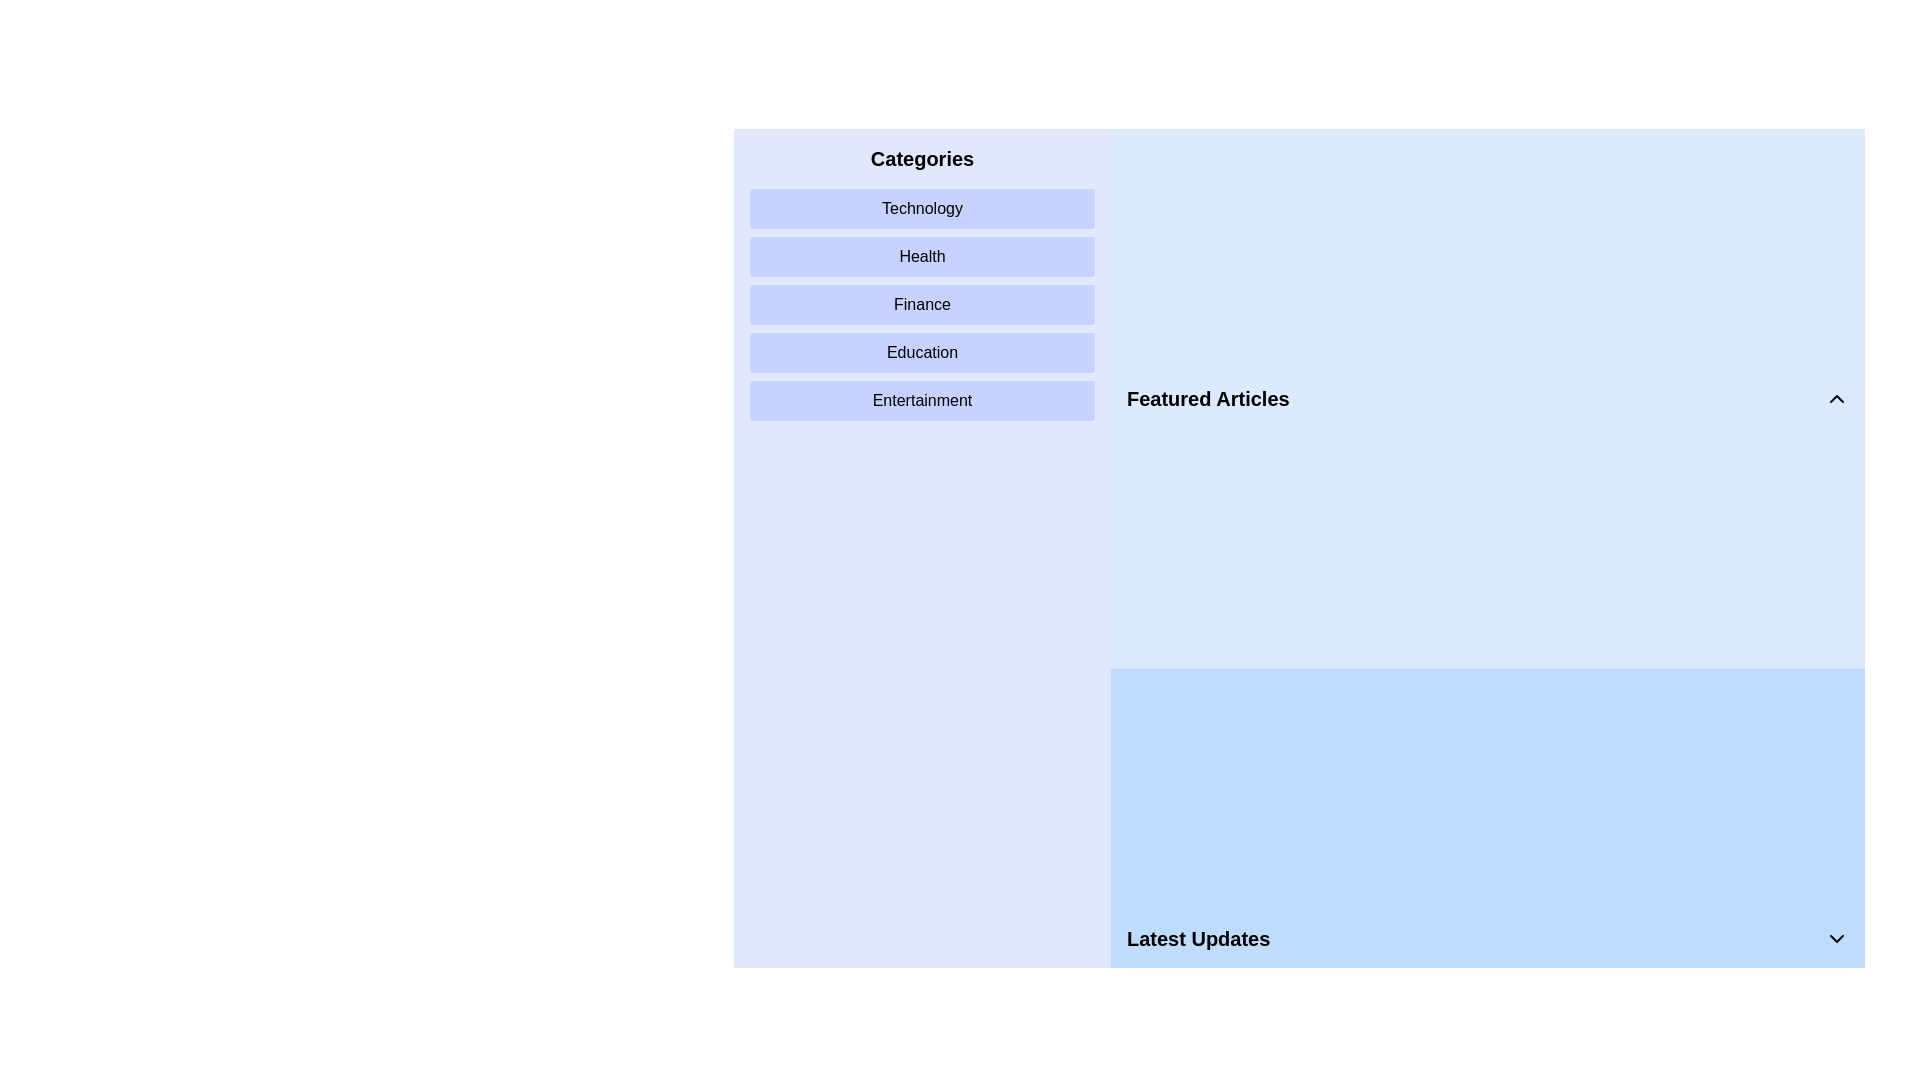 The width and height of the screenshot is (1920, 1080). What do you see at coordinates (921, 352) in the screenshot?
I see `the 'Education' category button located in the vertical list of buttons for navigation within the application interface` at bounding box center [921, 352].